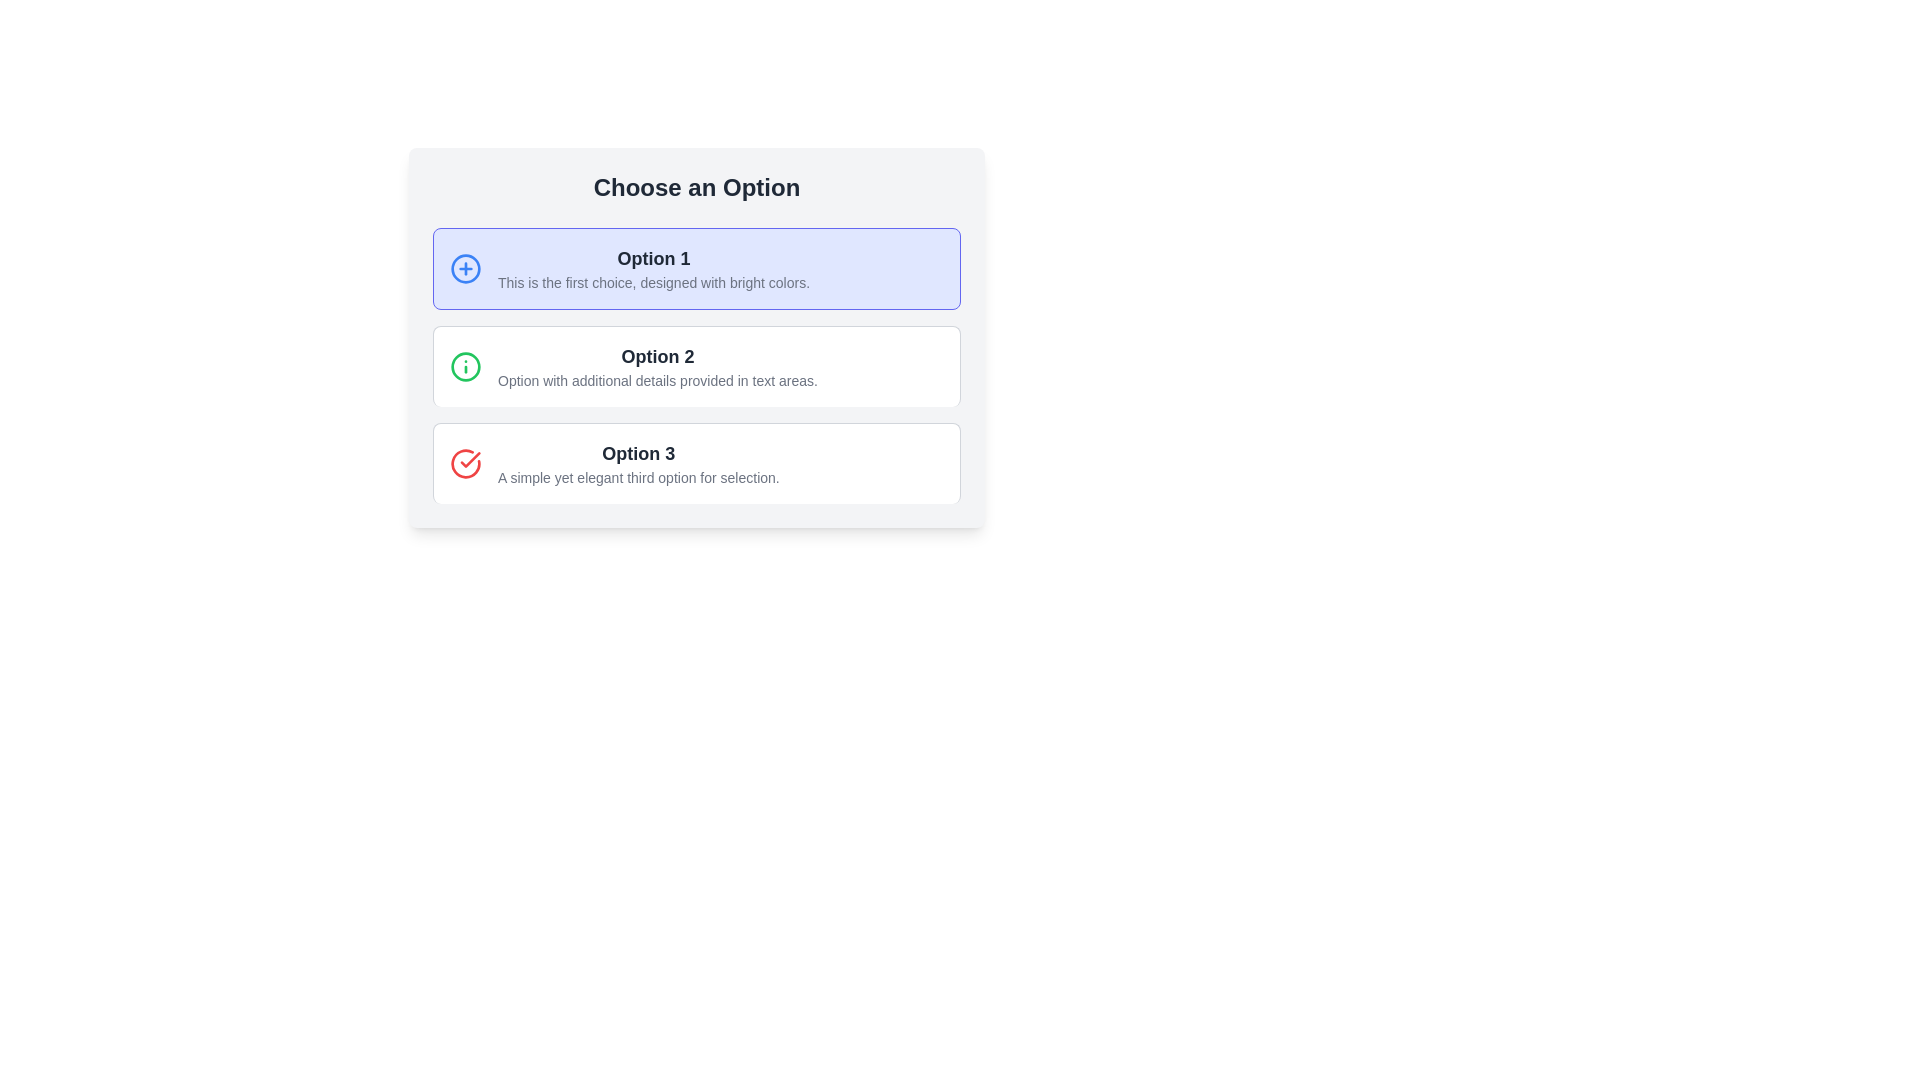 The height and width of the screenshot is (1080, 1920). I want to click on the text label that reads 'A simple yet elegant third option for selection.' located below the title 'Option 3' in the third section of the choice group layout, so click(637, 478).